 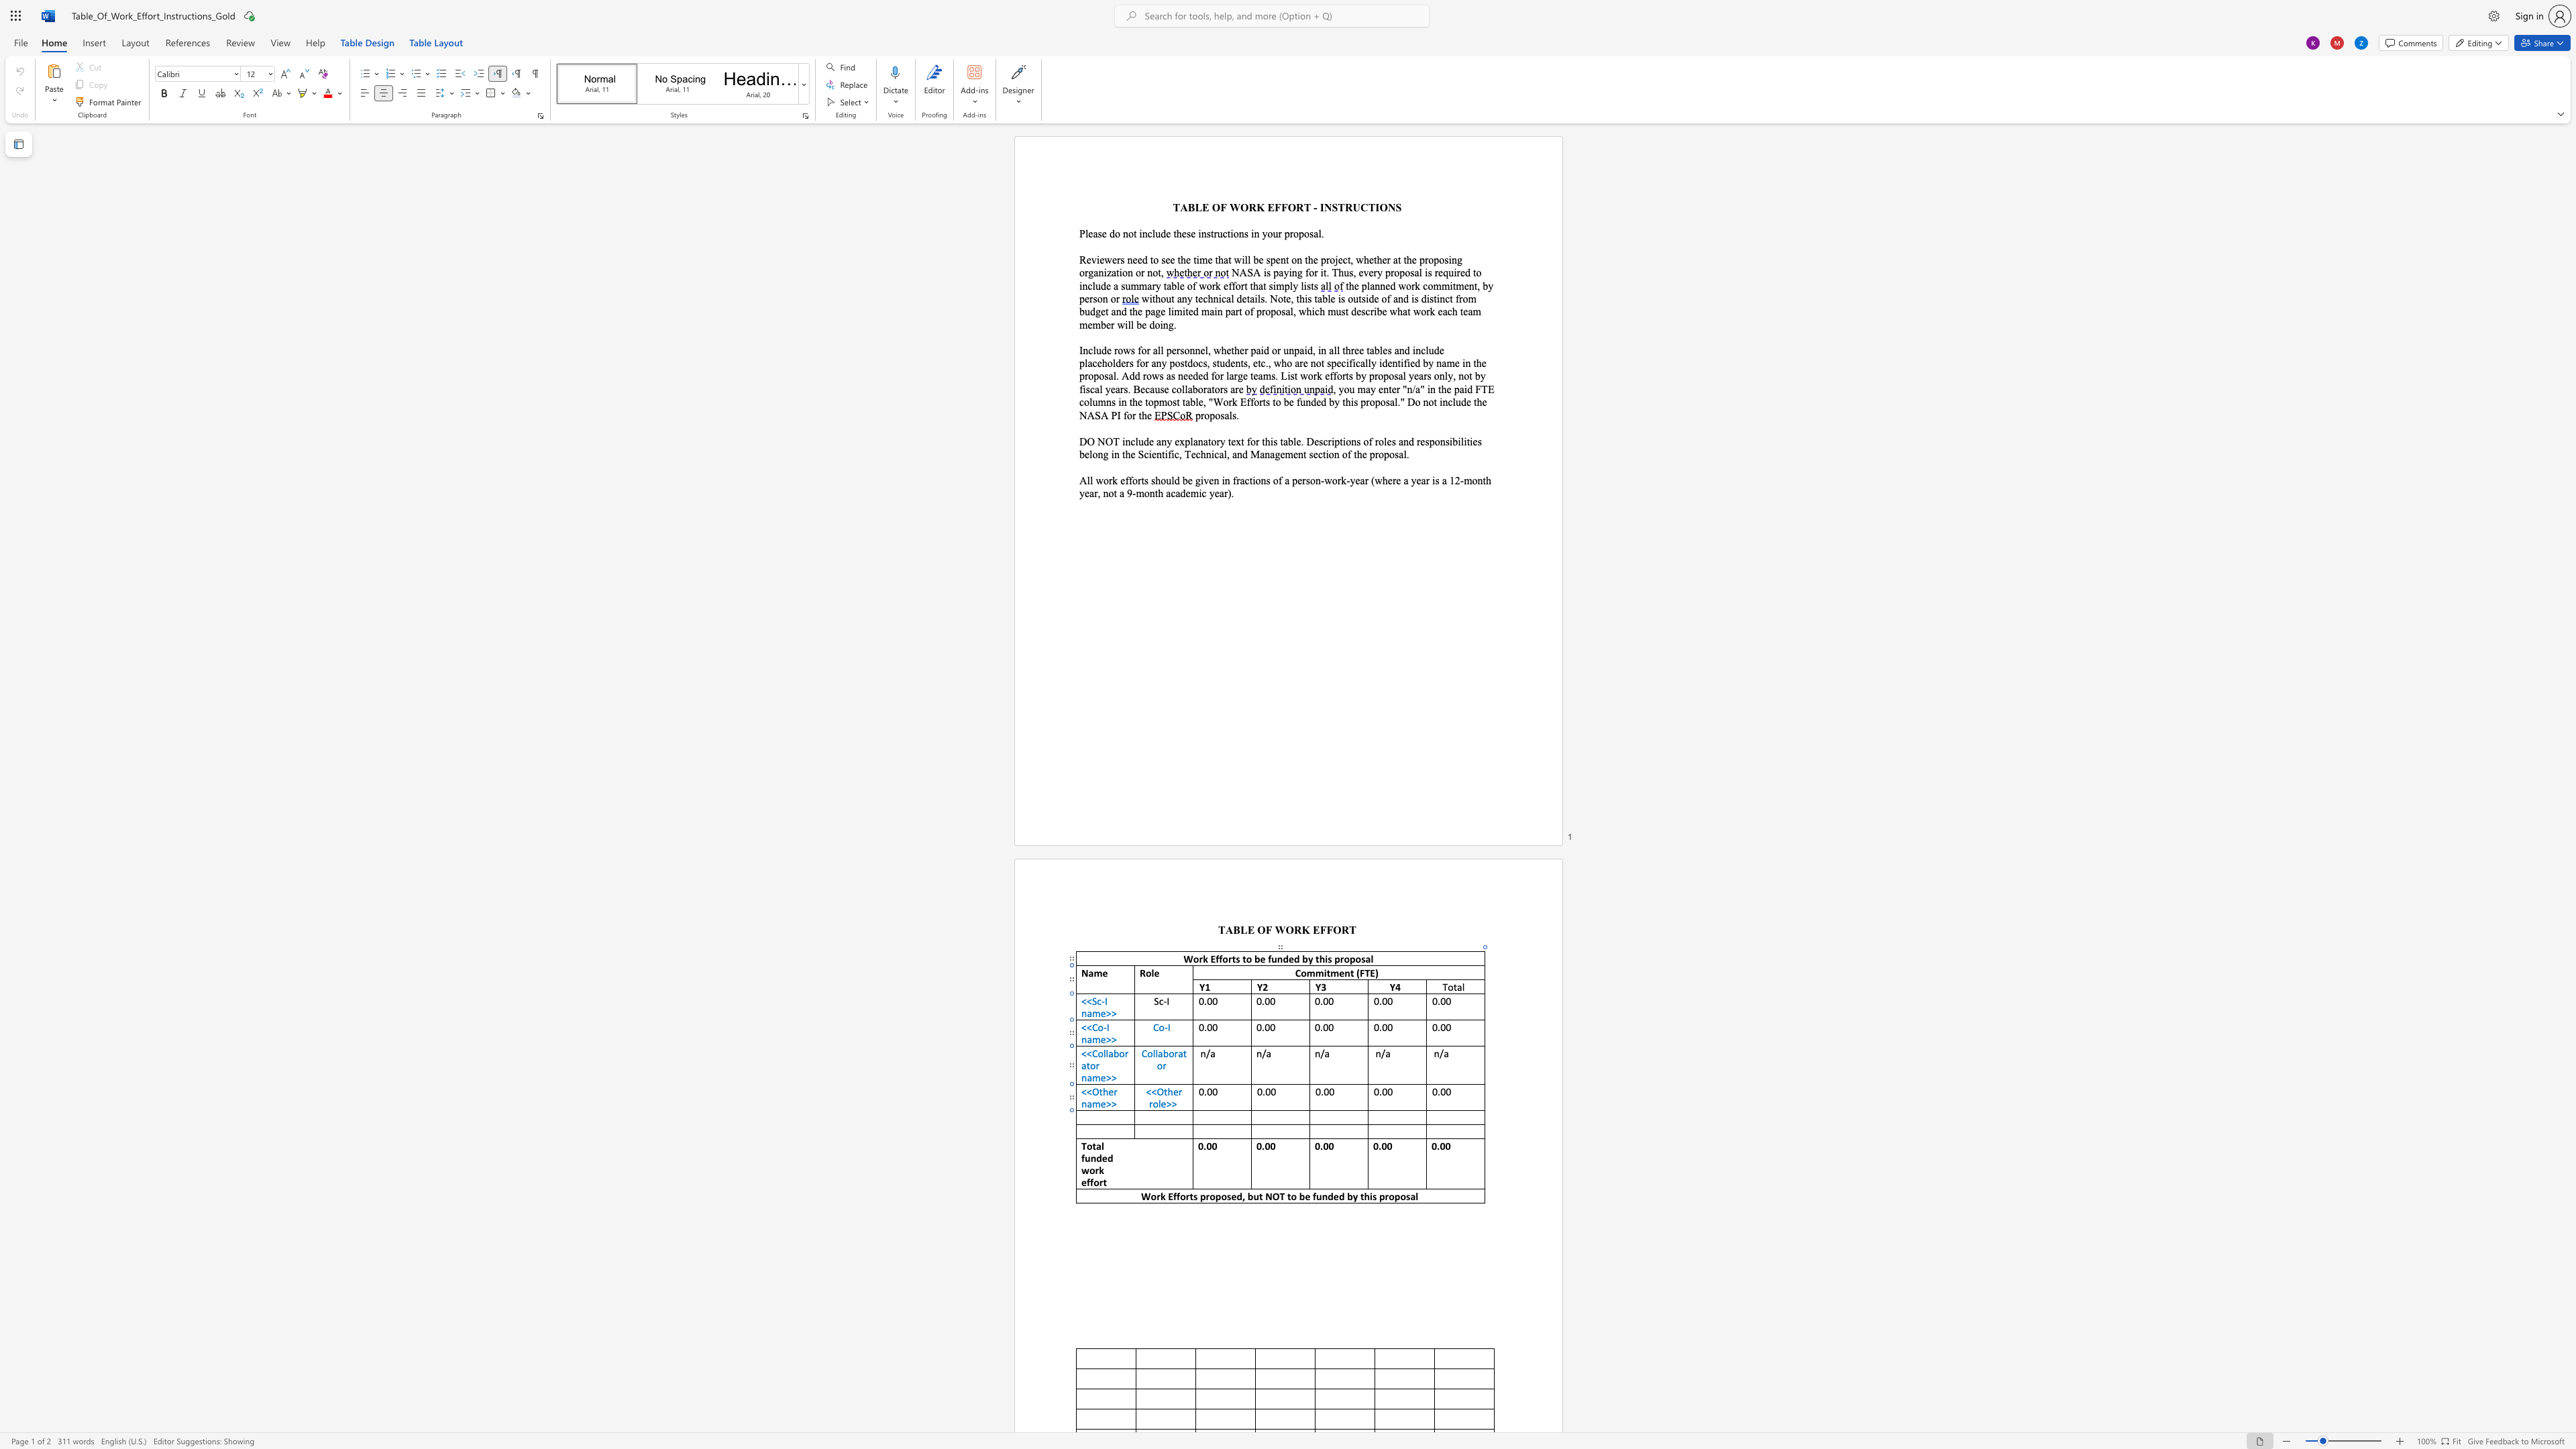 I want to click on the 1th character "w" in the text, so click(x=1084, y=1170).